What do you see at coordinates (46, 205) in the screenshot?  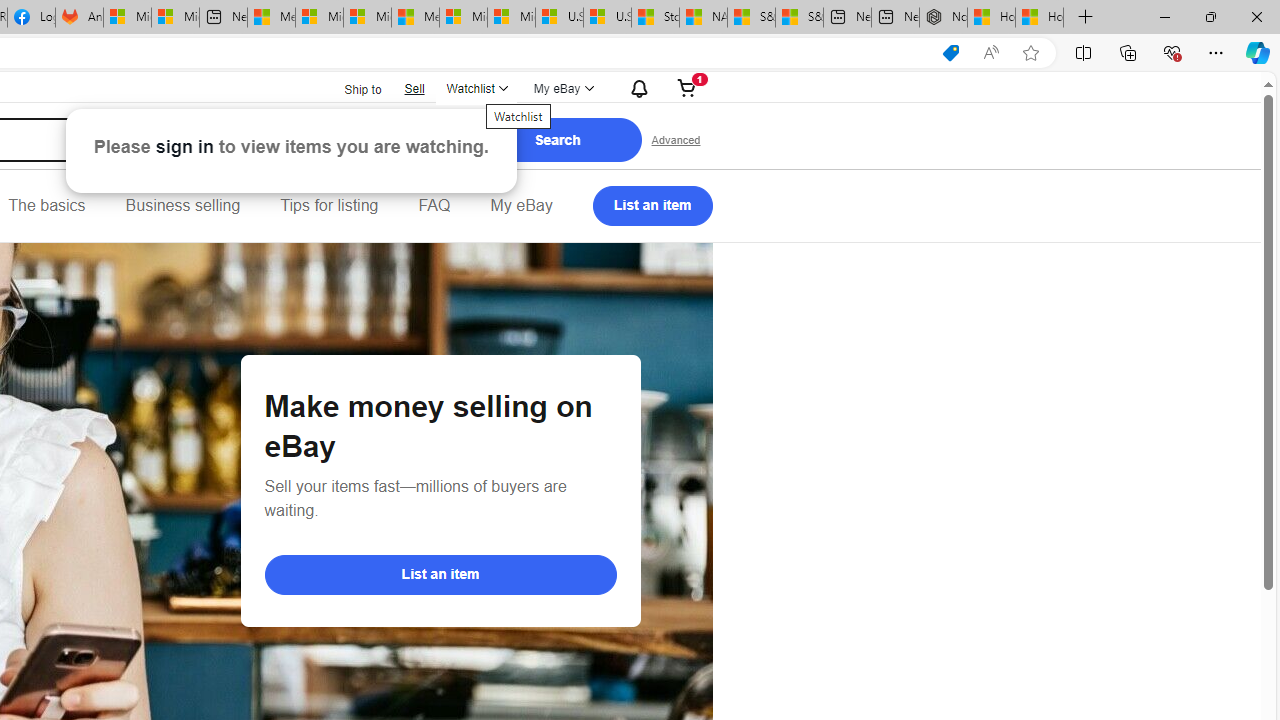 I see `'The basics'` at bounding box center [46, 205].